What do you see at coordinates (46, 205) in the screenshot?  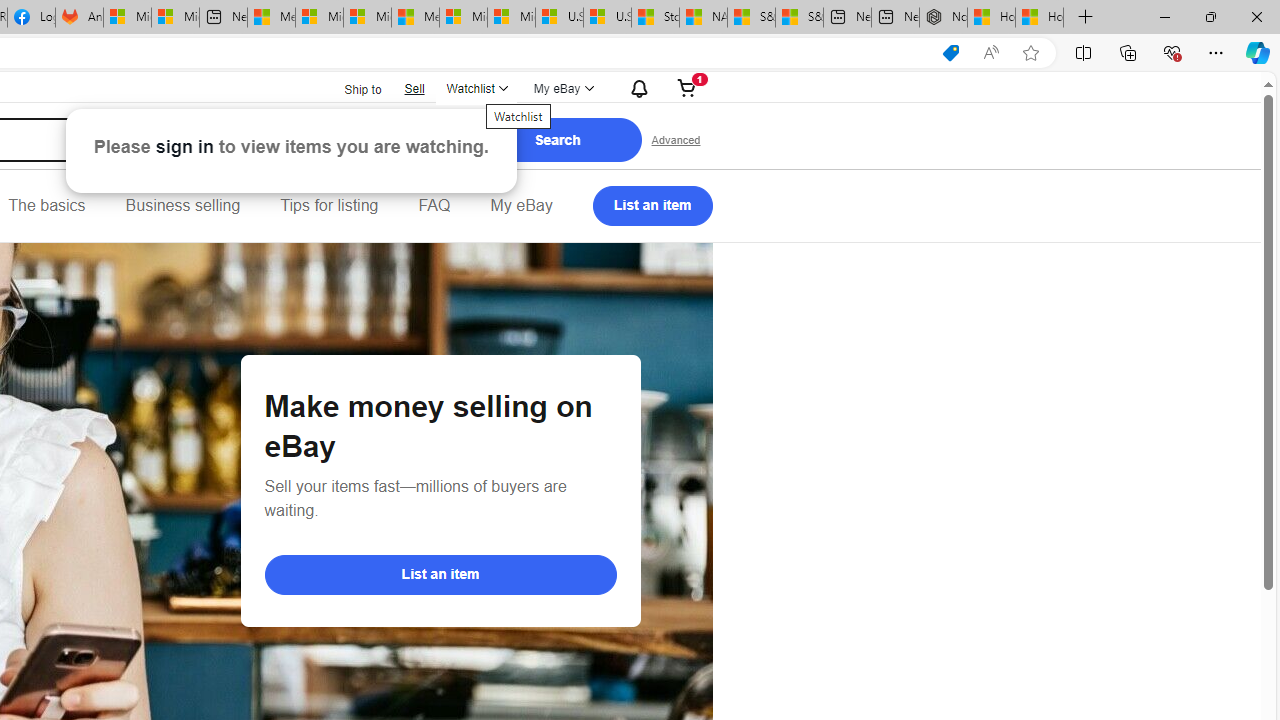 I see `'The basics'` at bounding box center [46, 205].